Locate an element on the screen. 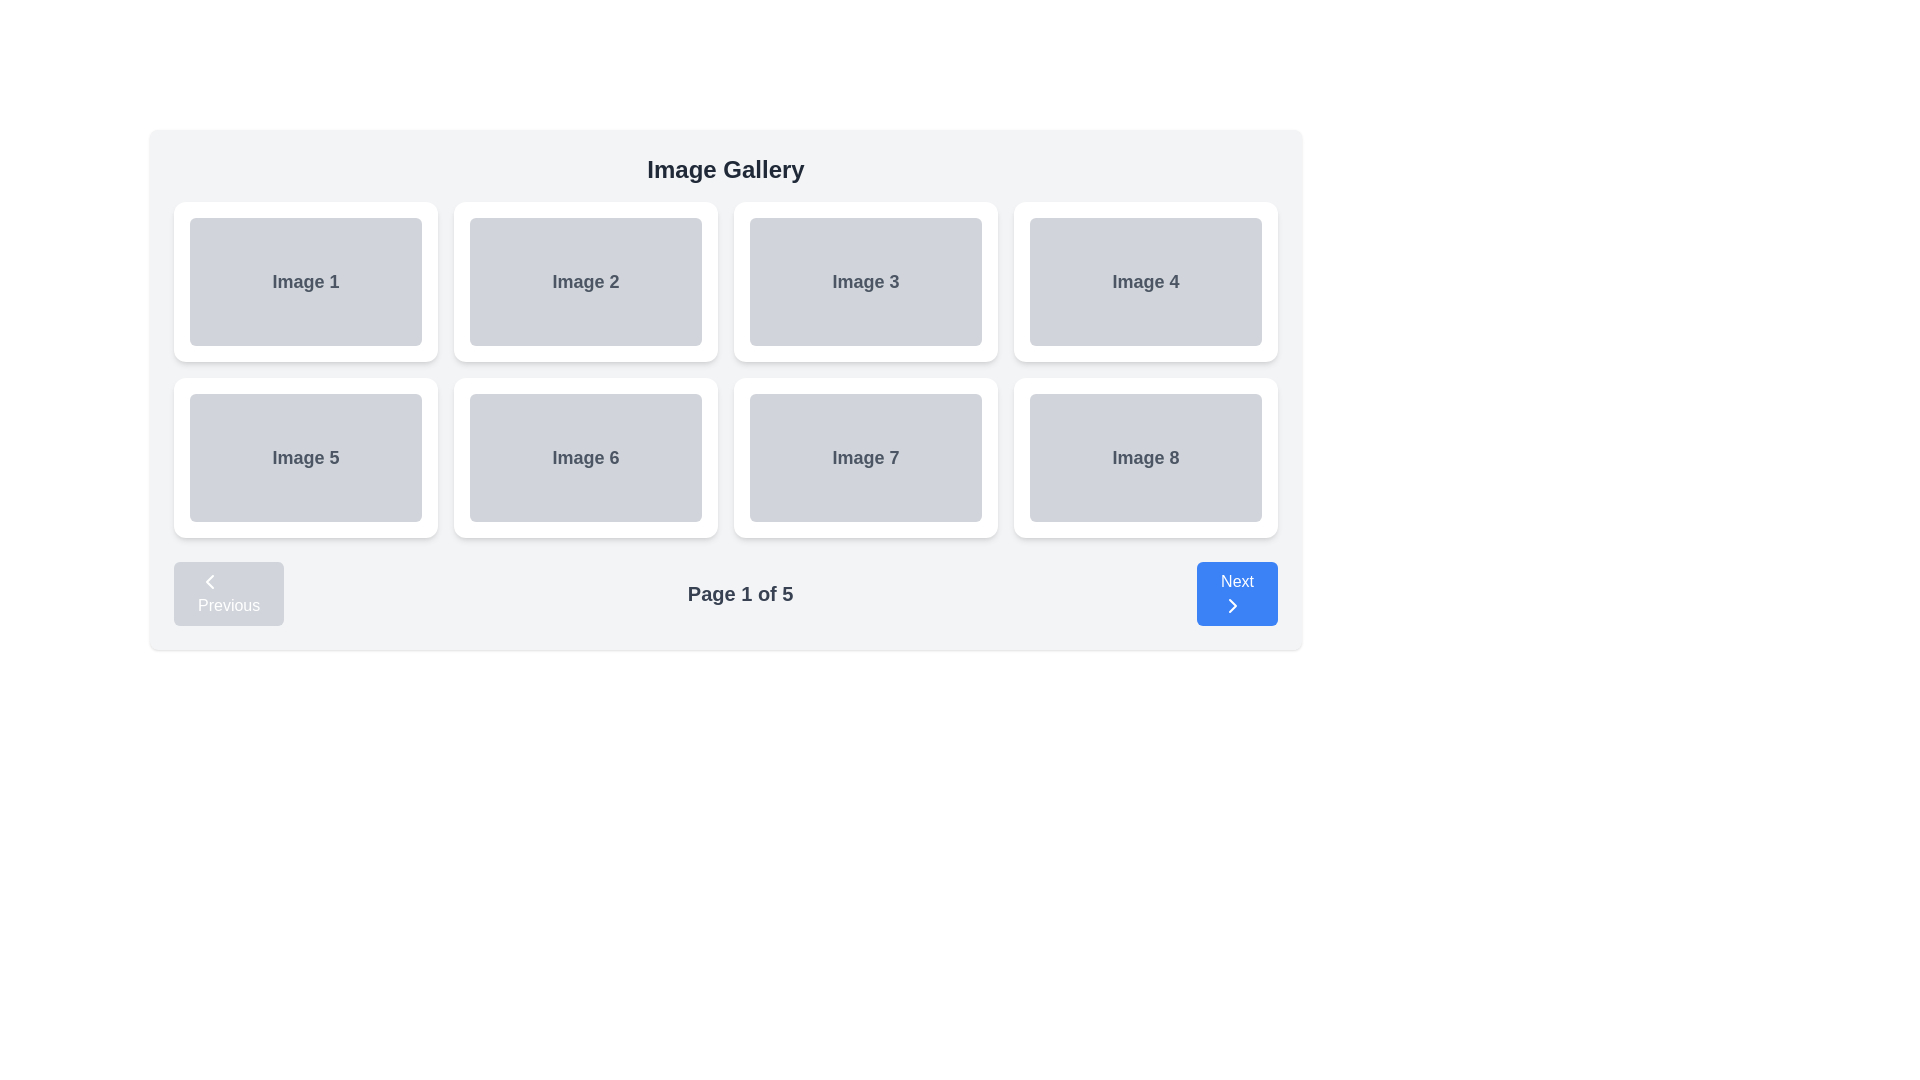 The image size is (1920, 1080). the placeholder element representing 'Image 8' in the gallery, located in the last column of the second row of a grid layout is located at coordinates (1146, 458).